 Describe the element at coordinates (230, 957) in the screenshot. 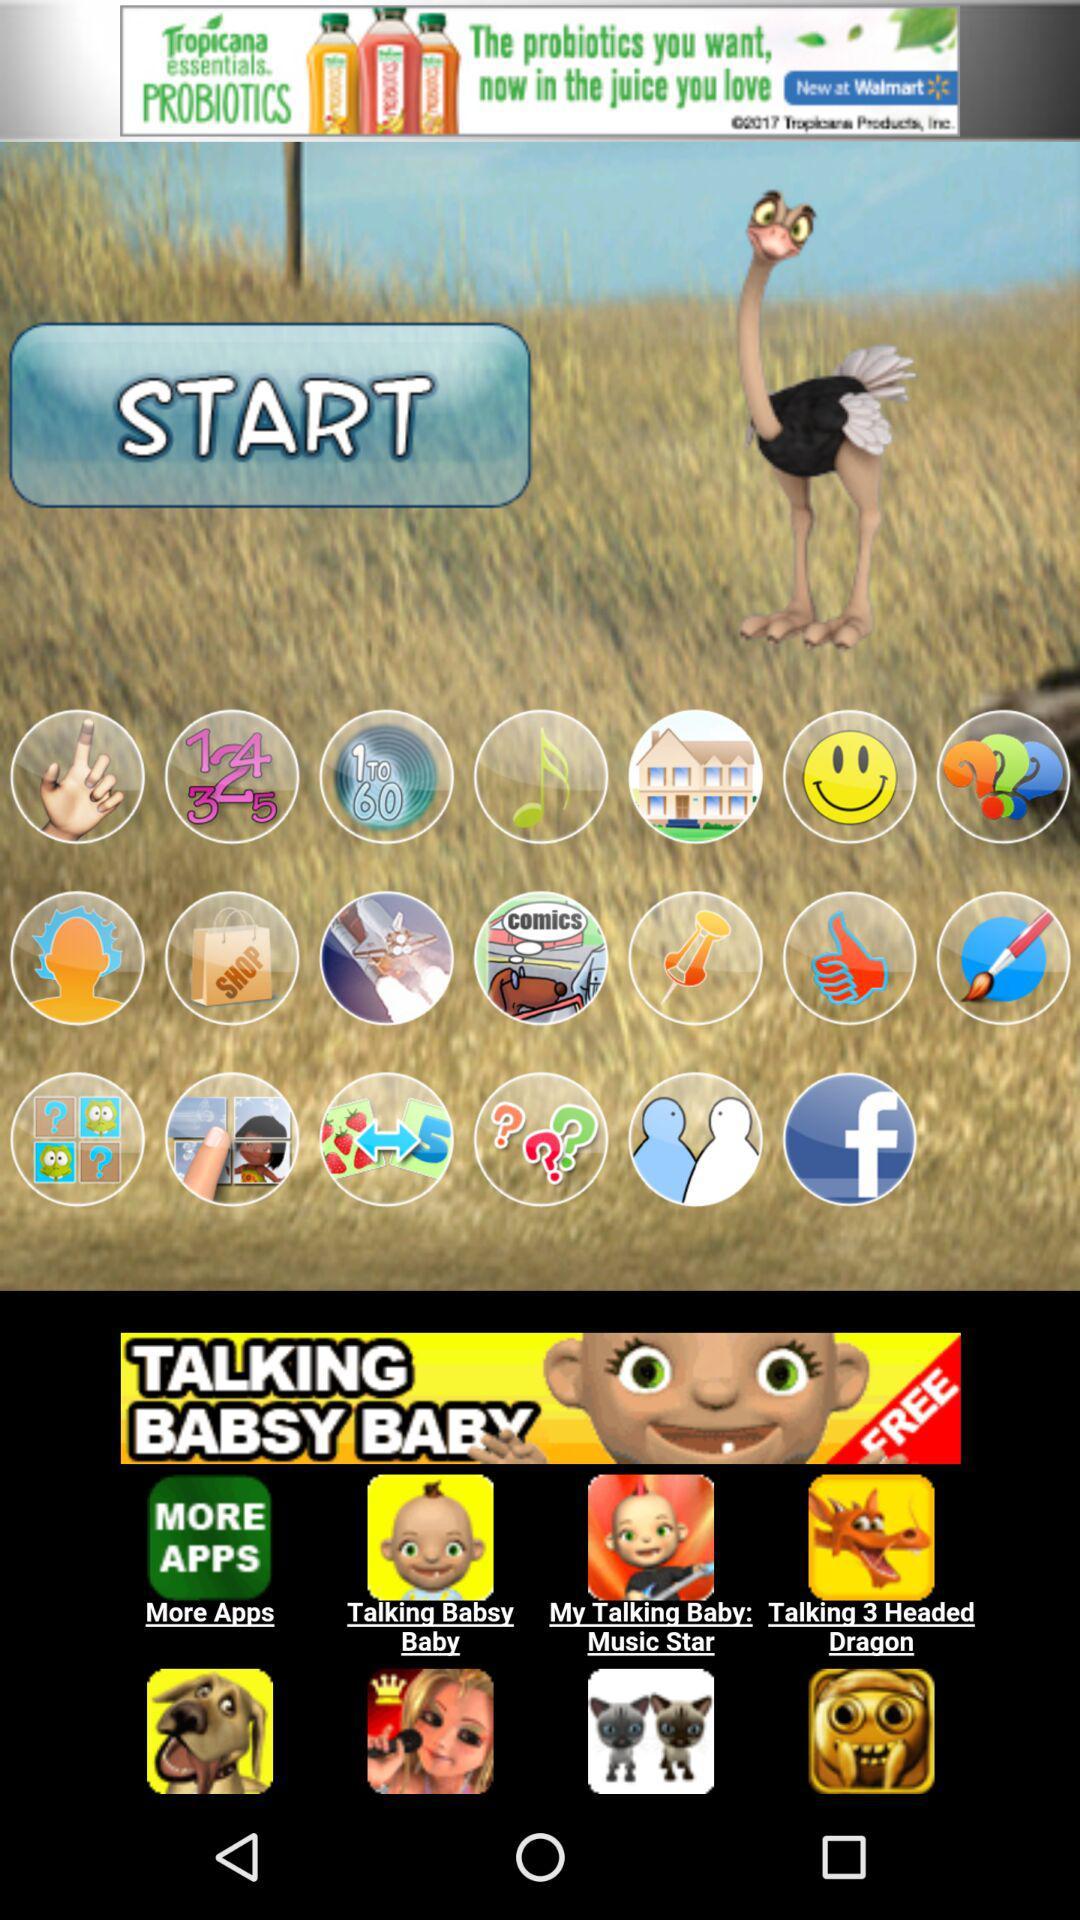

I see `click app` at that location.